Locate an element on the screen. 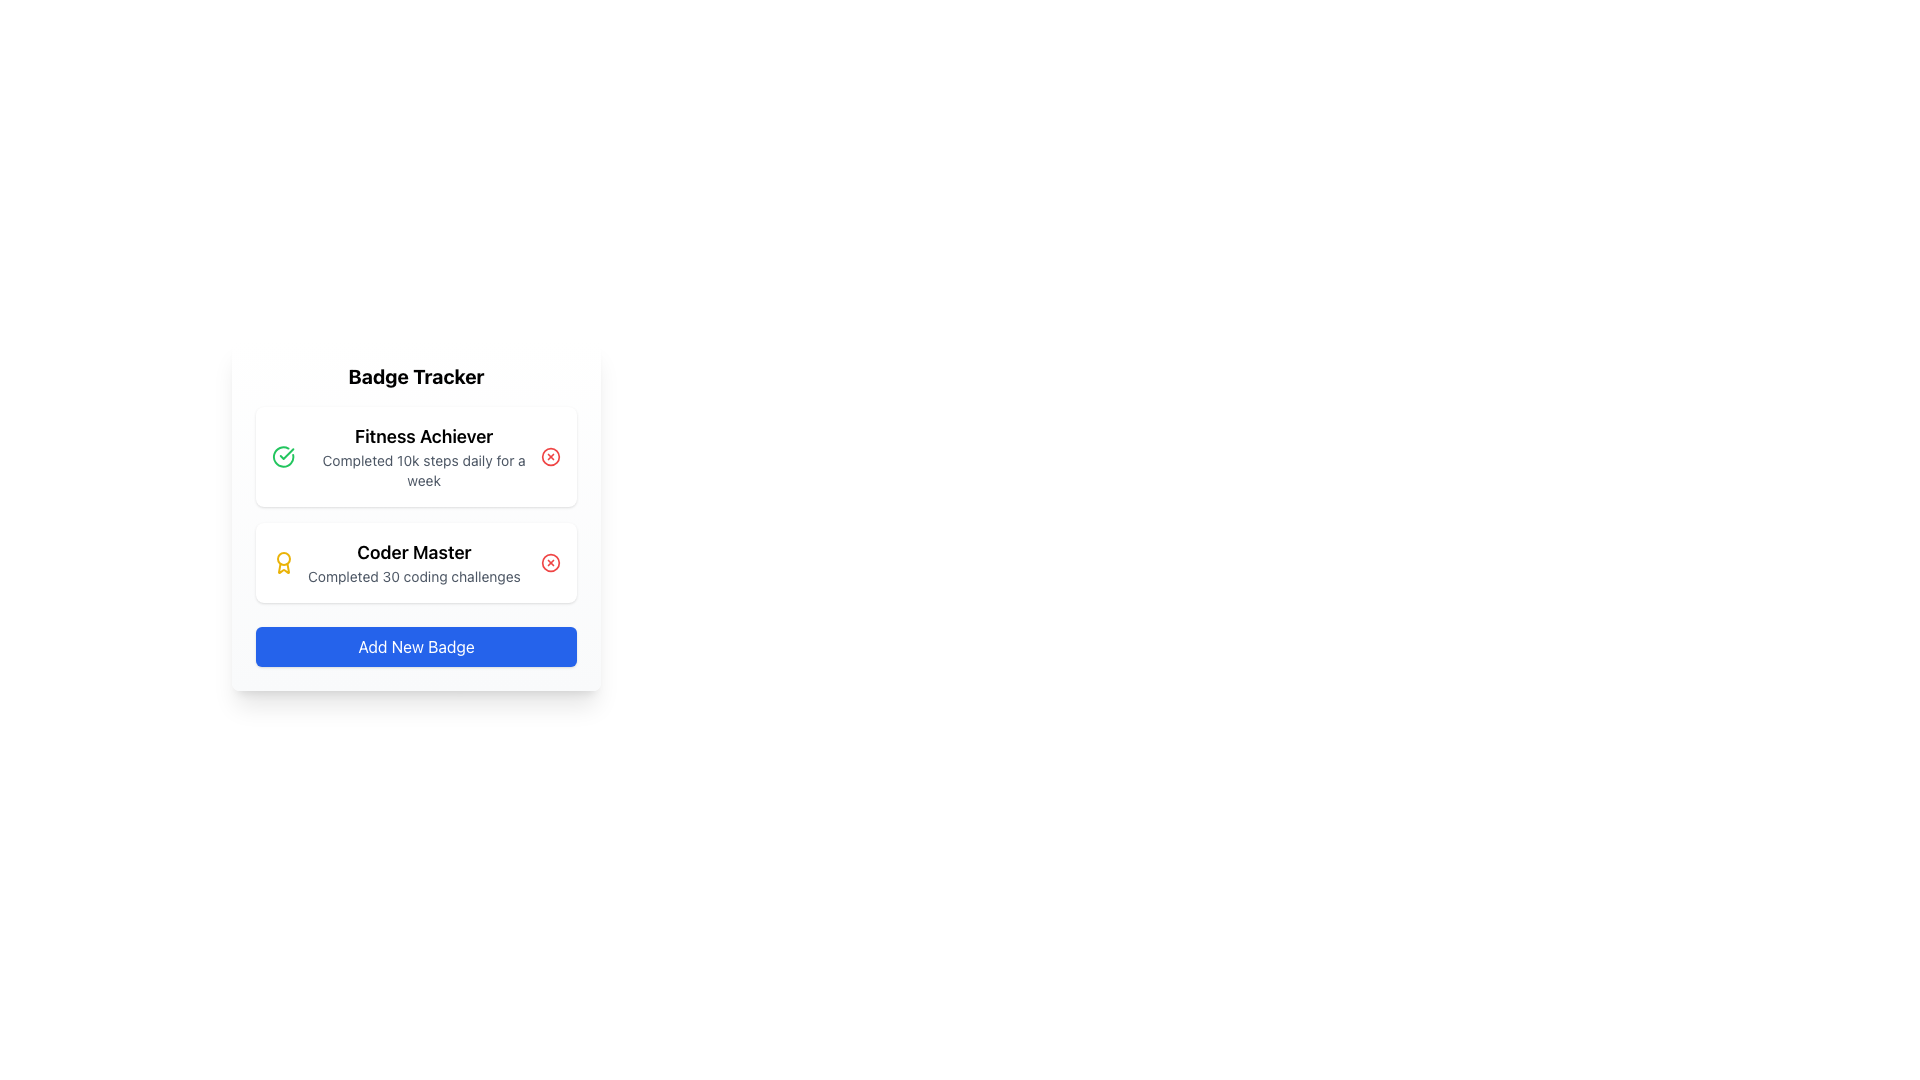 The height and width of the screenshot is (1080, 1920). the decorative SVG icon representing the 'Coder Master' badge, which is positioned to the left of the badge title at the top-left of the badge's bounding box is located at coordinates (282, 568).